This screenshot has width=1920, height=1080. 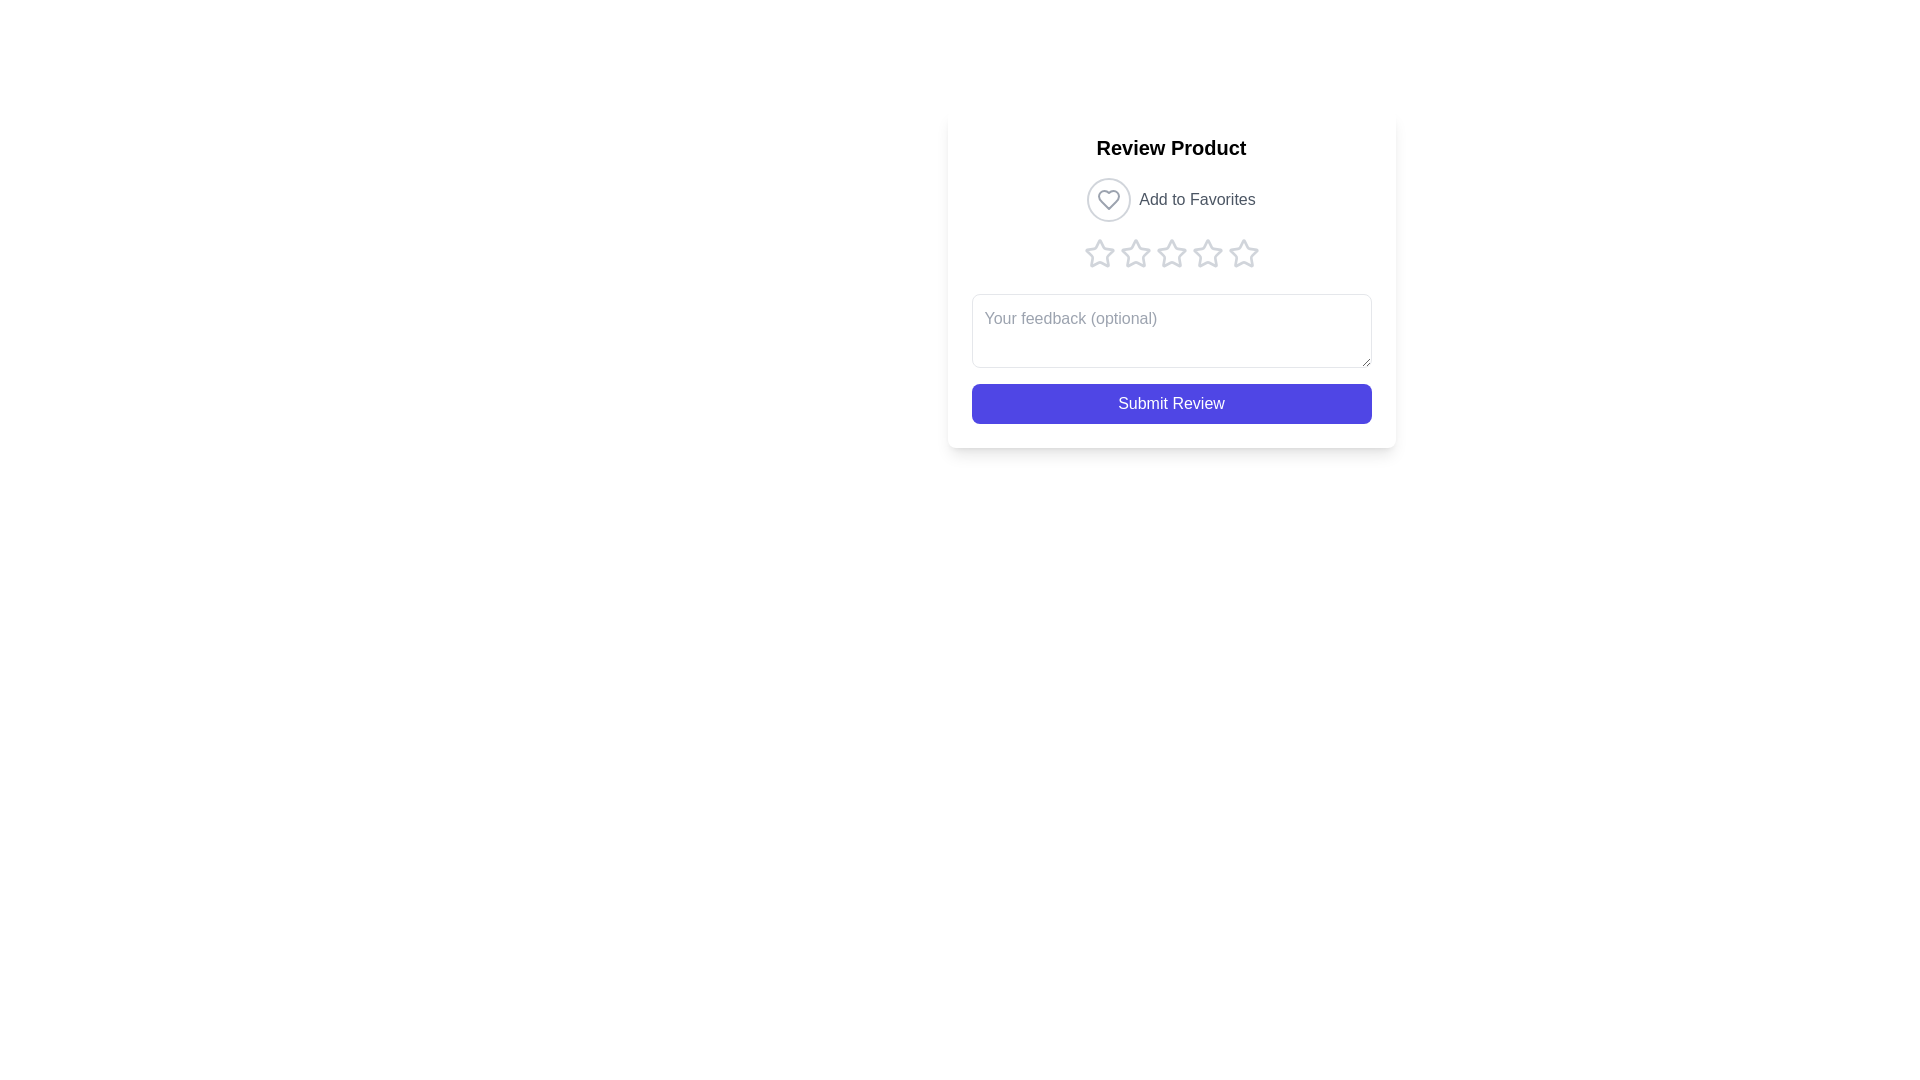 What do you see at coordinates (1171, 200) in the screenshot?
I see `the favorite toggle button located beneath the 'Review Product' text and above the star icons` at bounding box center [1171, 200].